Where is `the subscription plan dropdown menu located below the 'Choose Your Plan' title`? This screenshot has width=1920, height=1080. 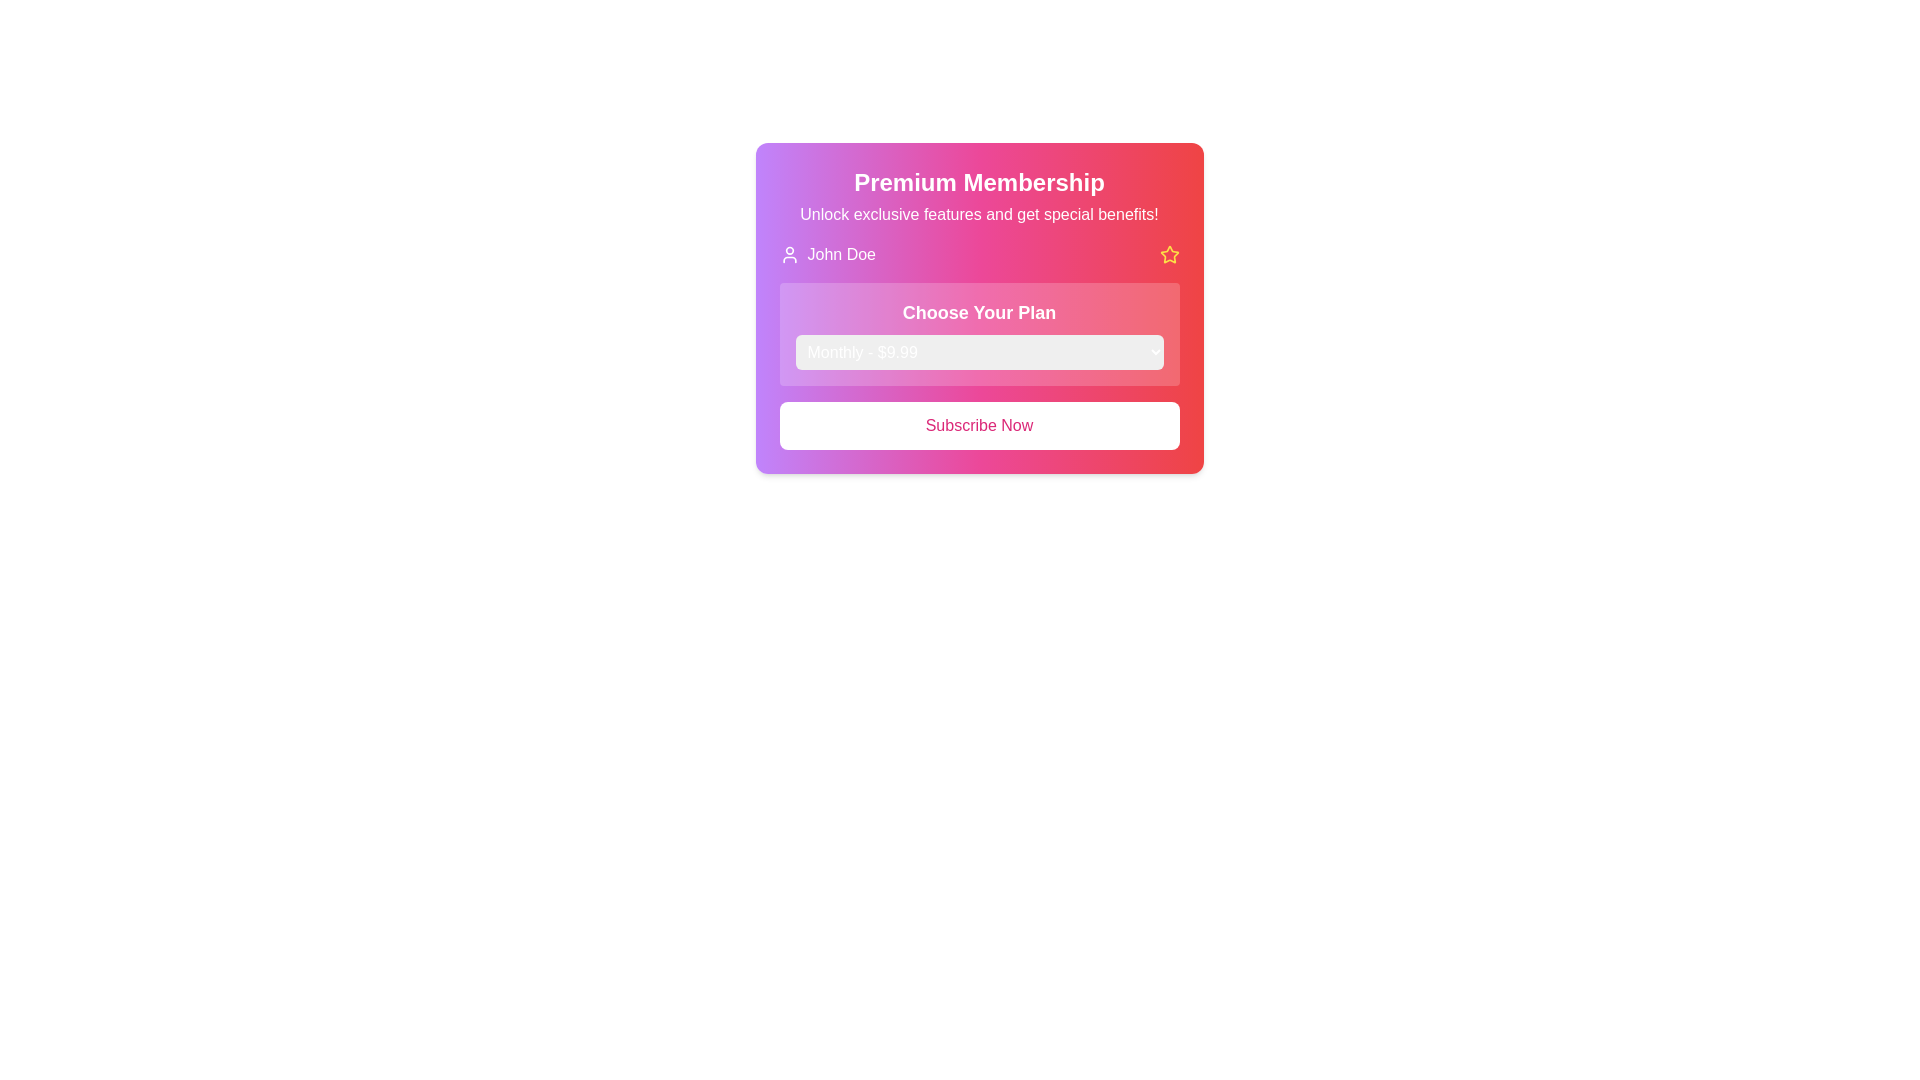 the subscription plan dropdown menu located below the 'Choose Your Plan' title is located at coordinates (979, 351).